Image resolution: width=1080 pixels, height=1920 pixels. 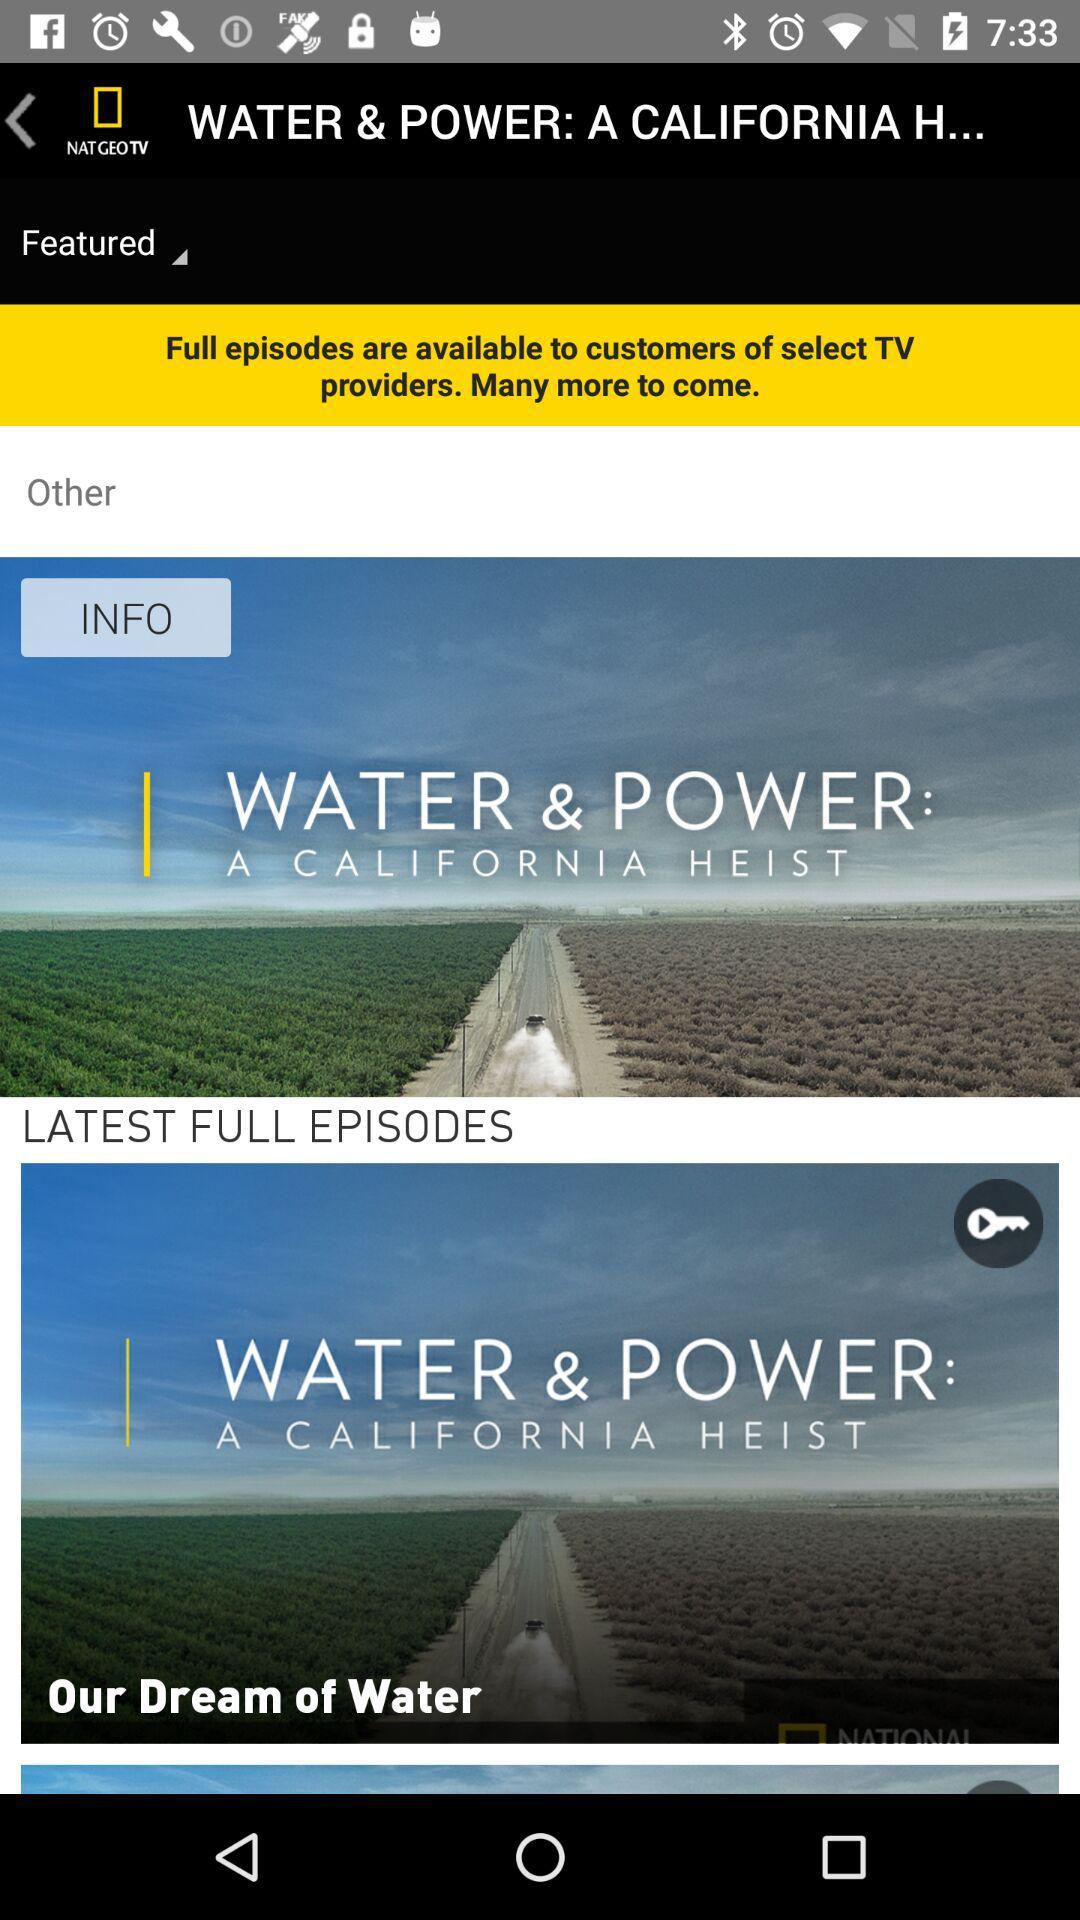 What do you see at coordinates (126, 616) in the screenshot?
I see `the item above the latest full episodes item` at bounding box center [126, 616].